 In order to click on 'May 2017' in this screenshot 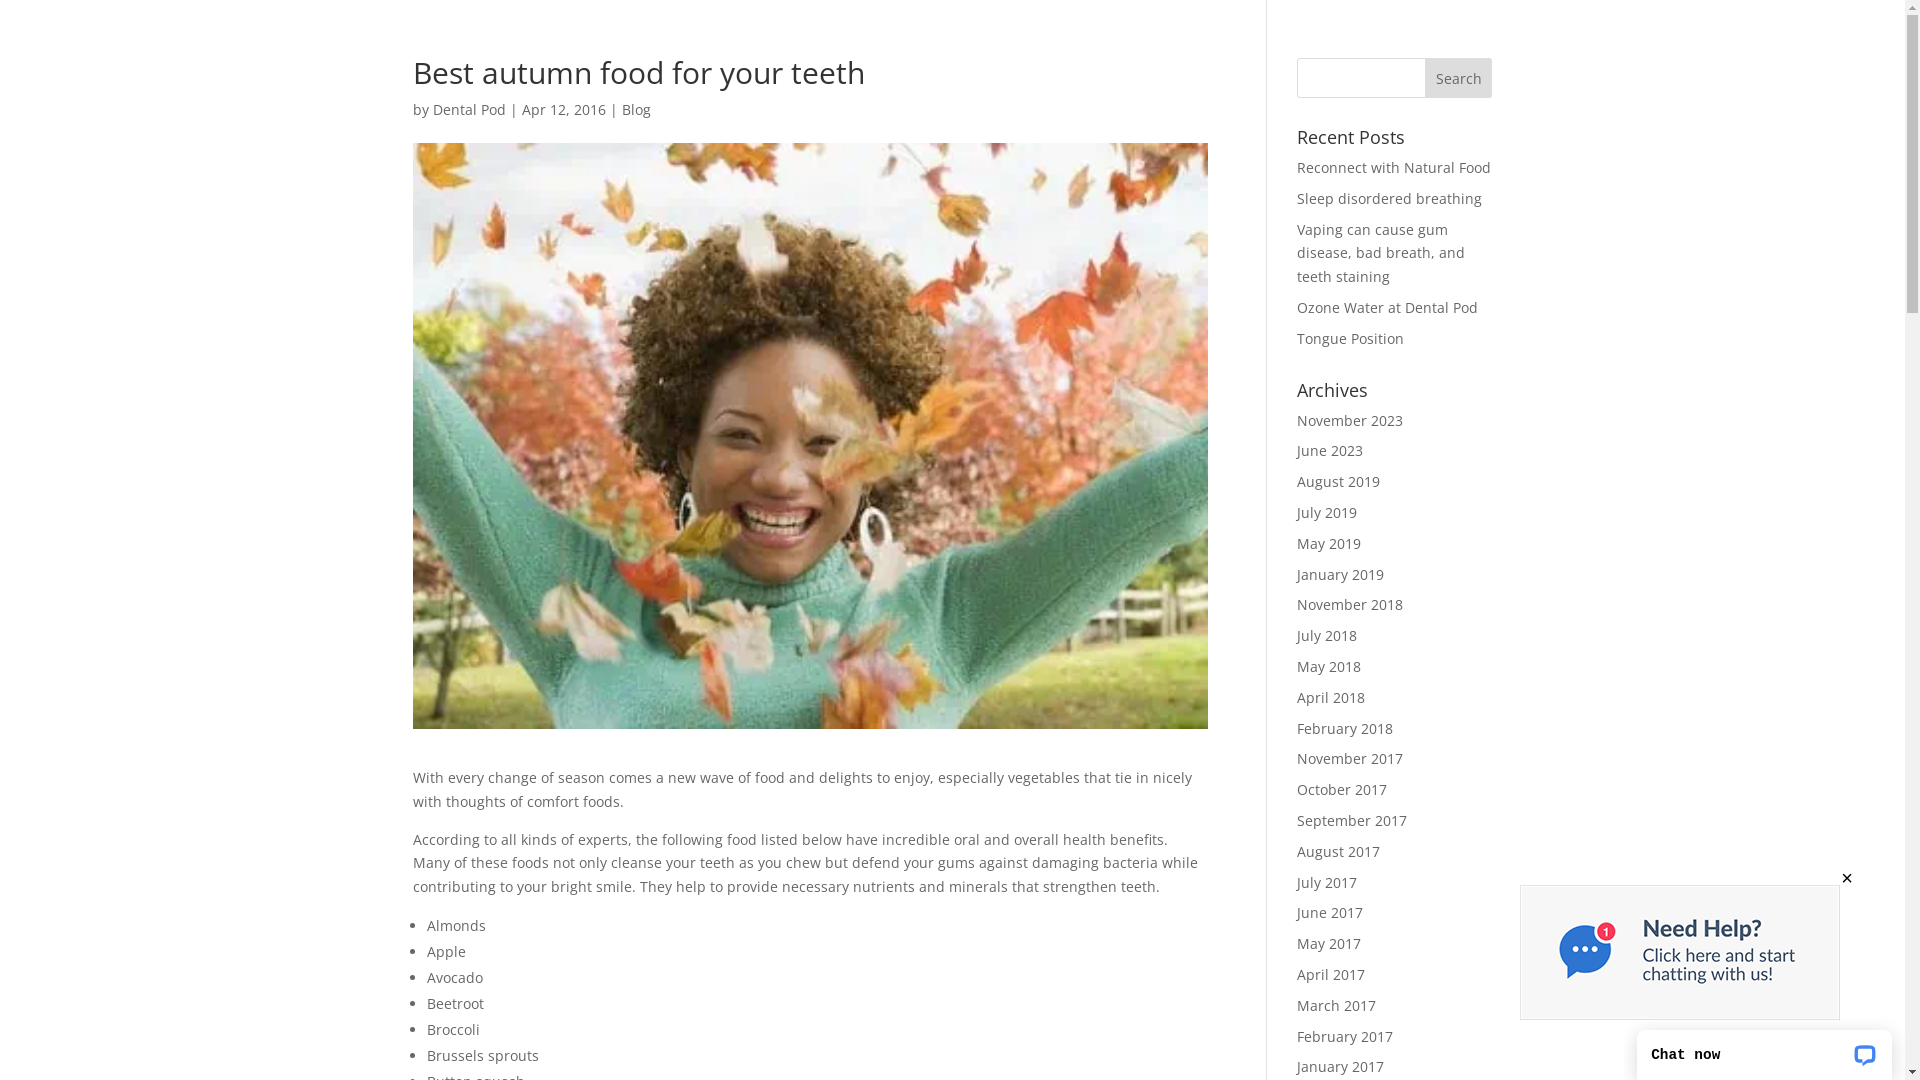, I will do `click(1329, 943)`.